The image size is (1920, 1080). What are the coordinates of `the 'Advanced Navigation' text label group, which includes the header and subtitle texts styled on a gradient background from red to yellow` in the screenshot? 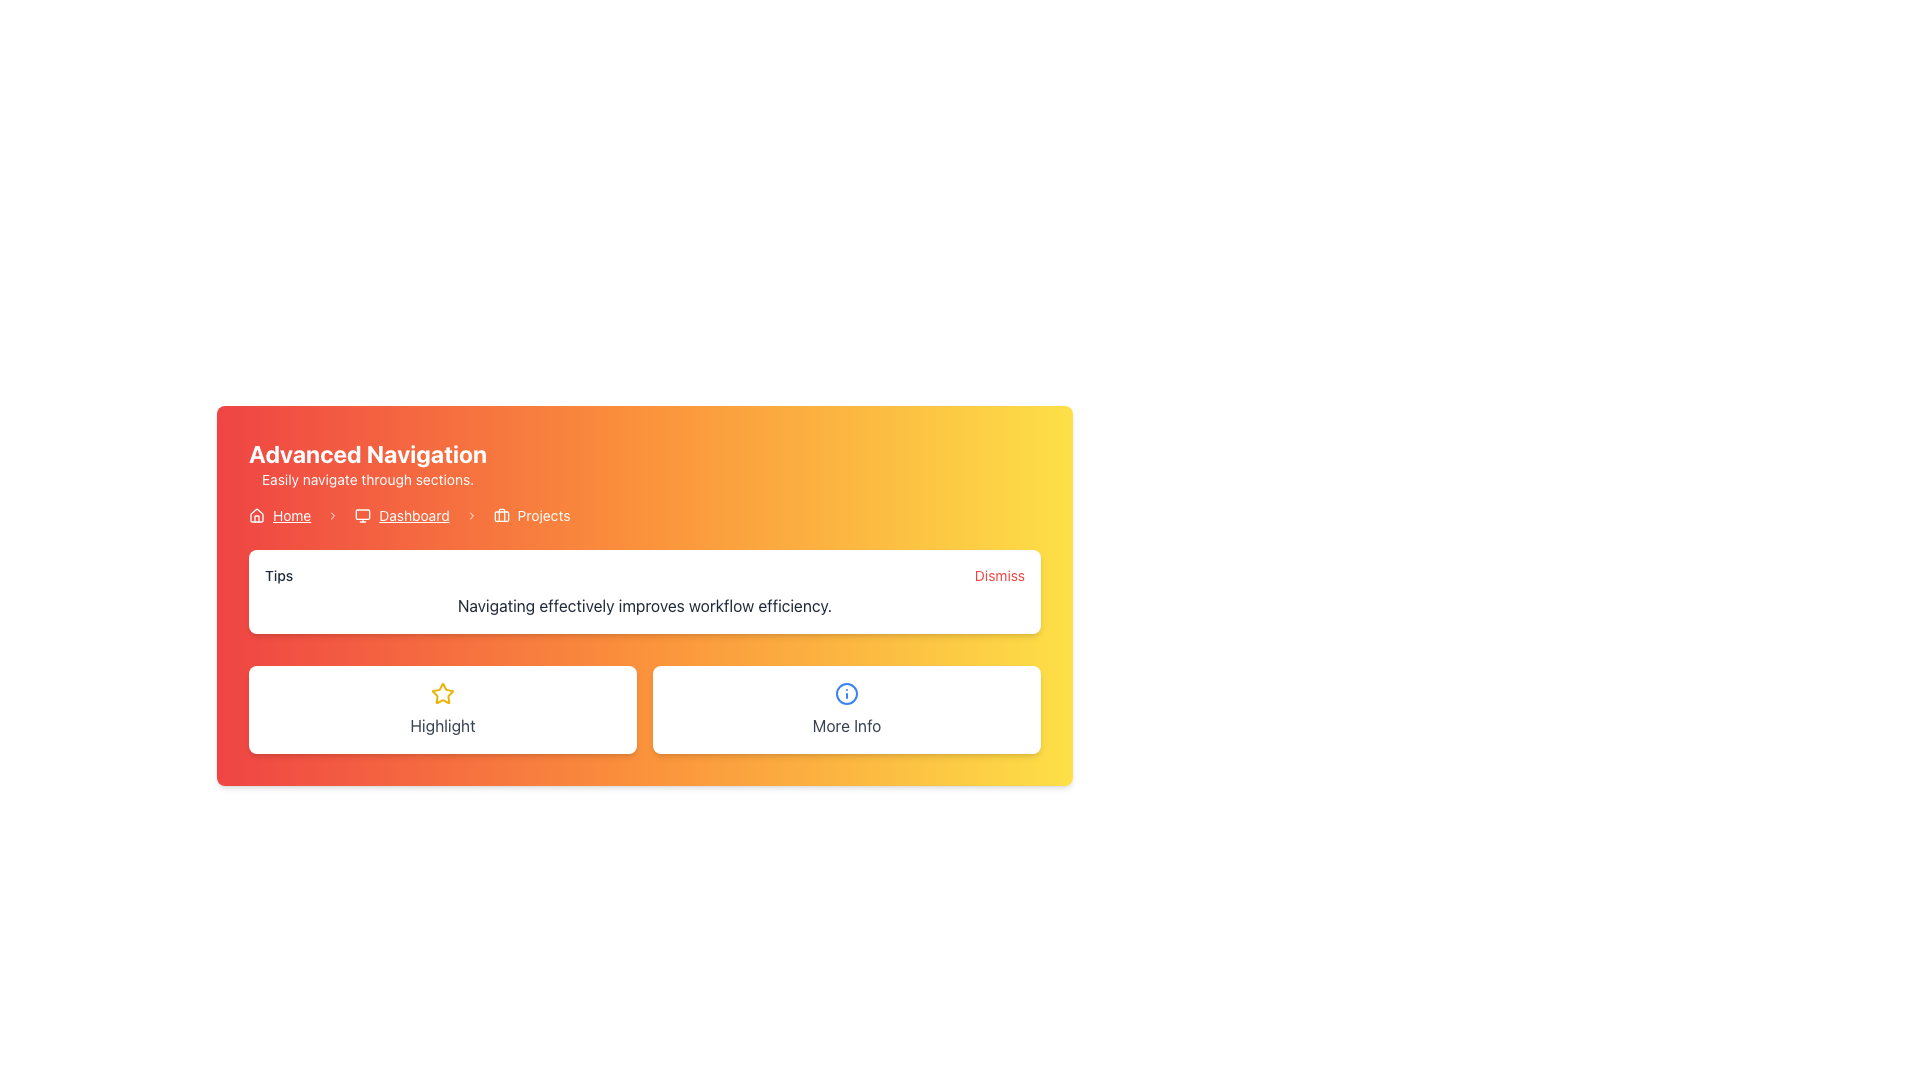 It's located at (368, 463).